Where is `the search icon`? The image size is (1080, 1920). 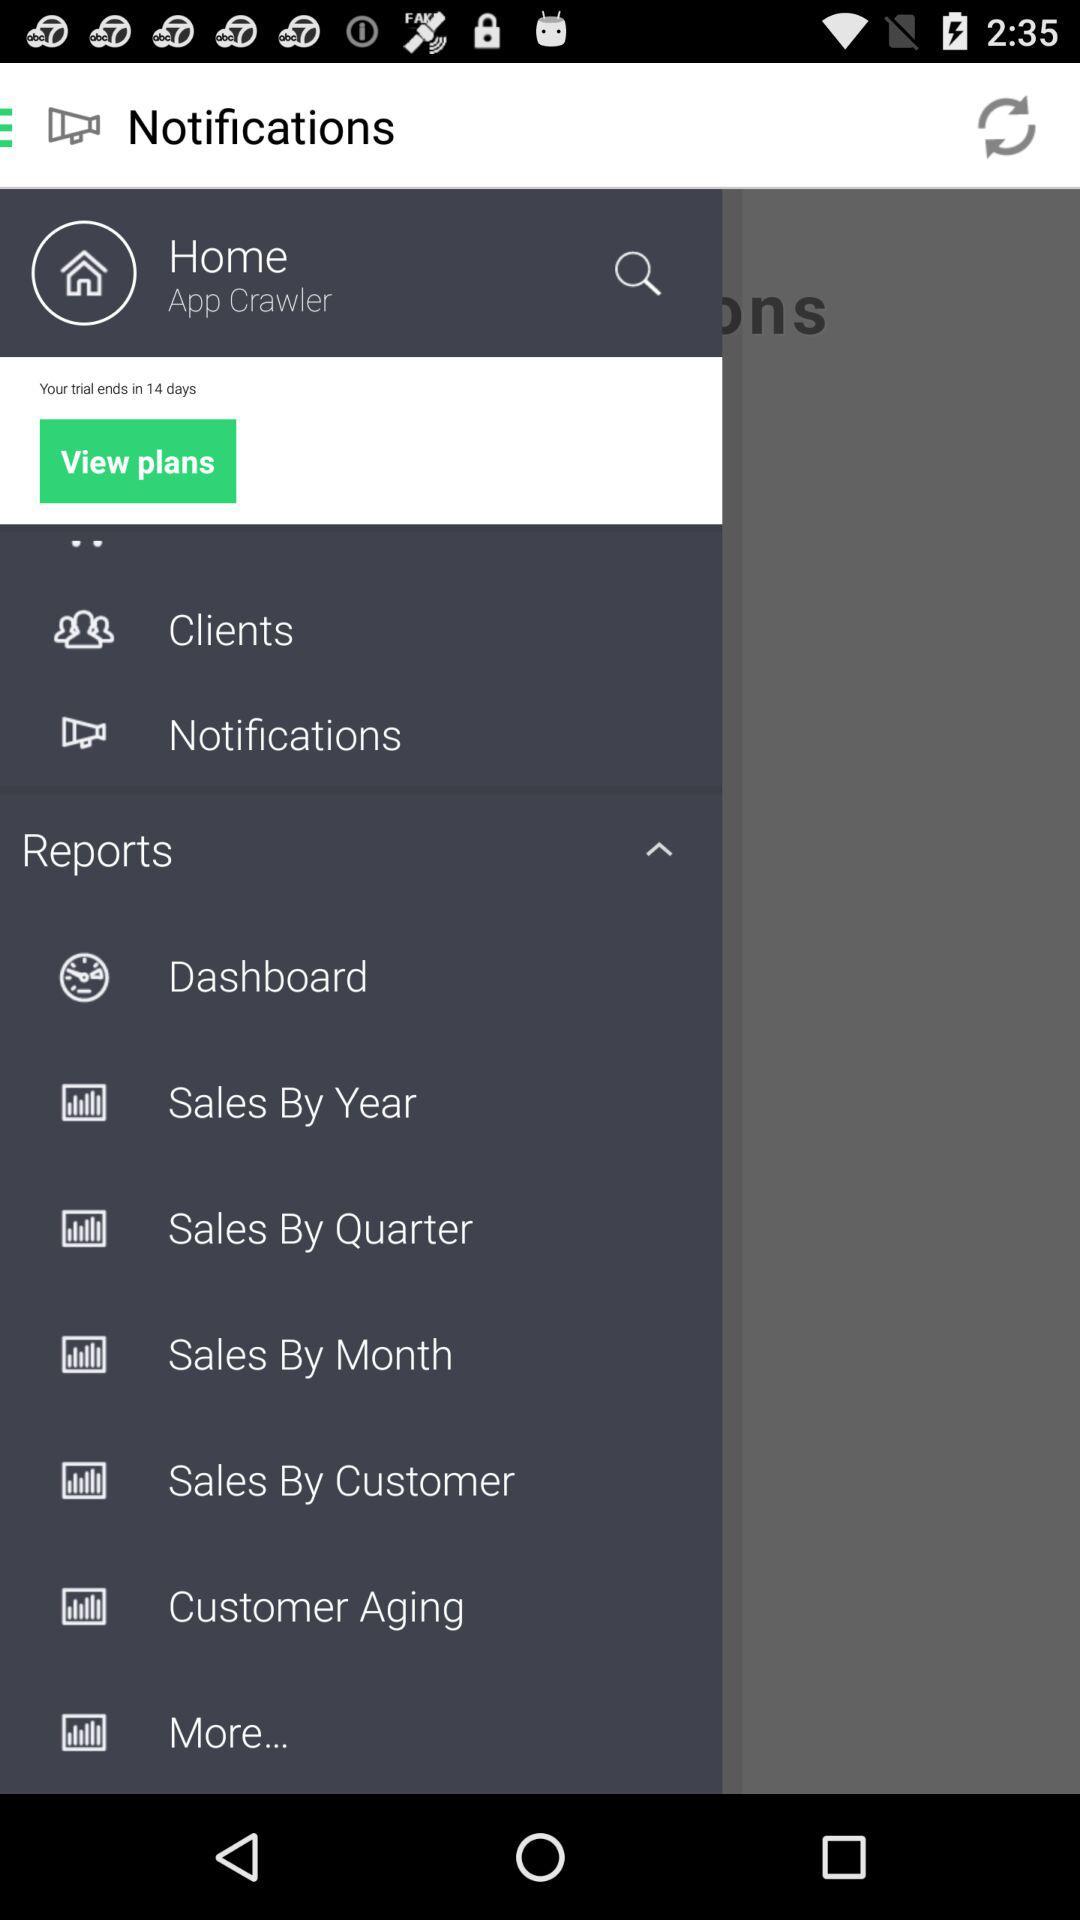
the search icon is located at coordinates (638, 291).